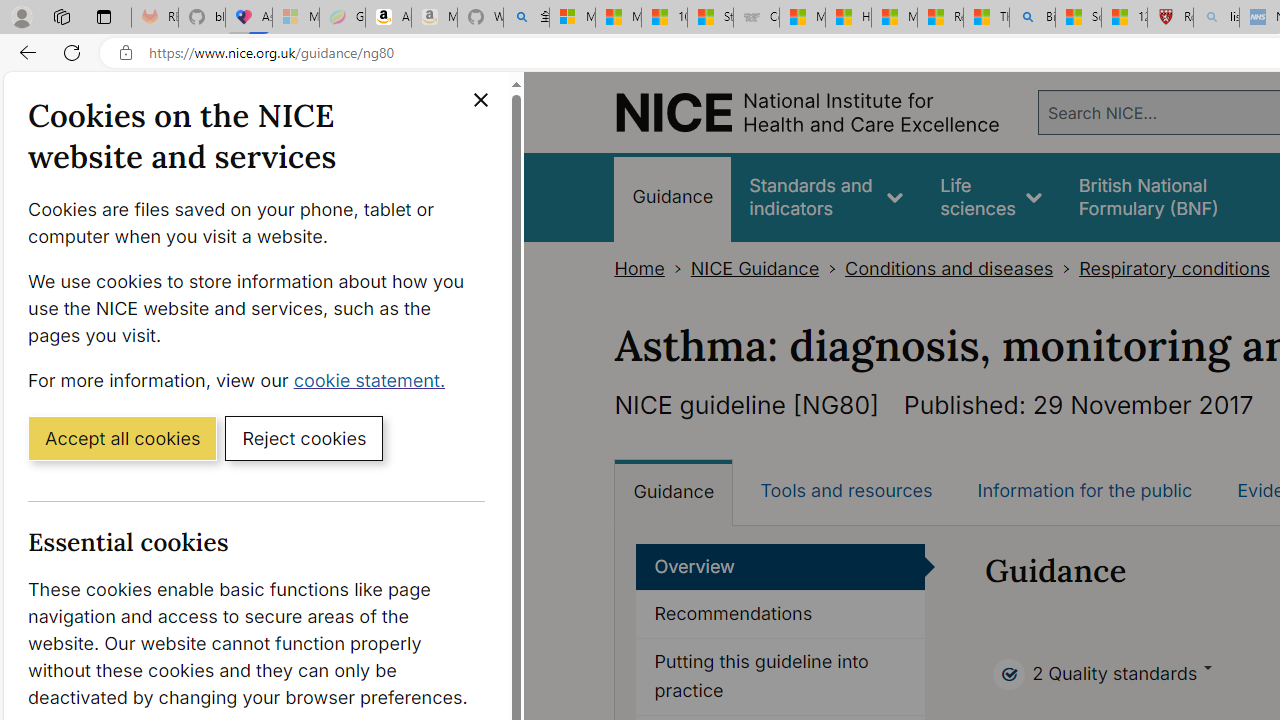 The height and width of the screenshot is (720, 1280). Describe the element at coordinates (991, 197) in the screenshot. I see `'Life sciences'` at that location.